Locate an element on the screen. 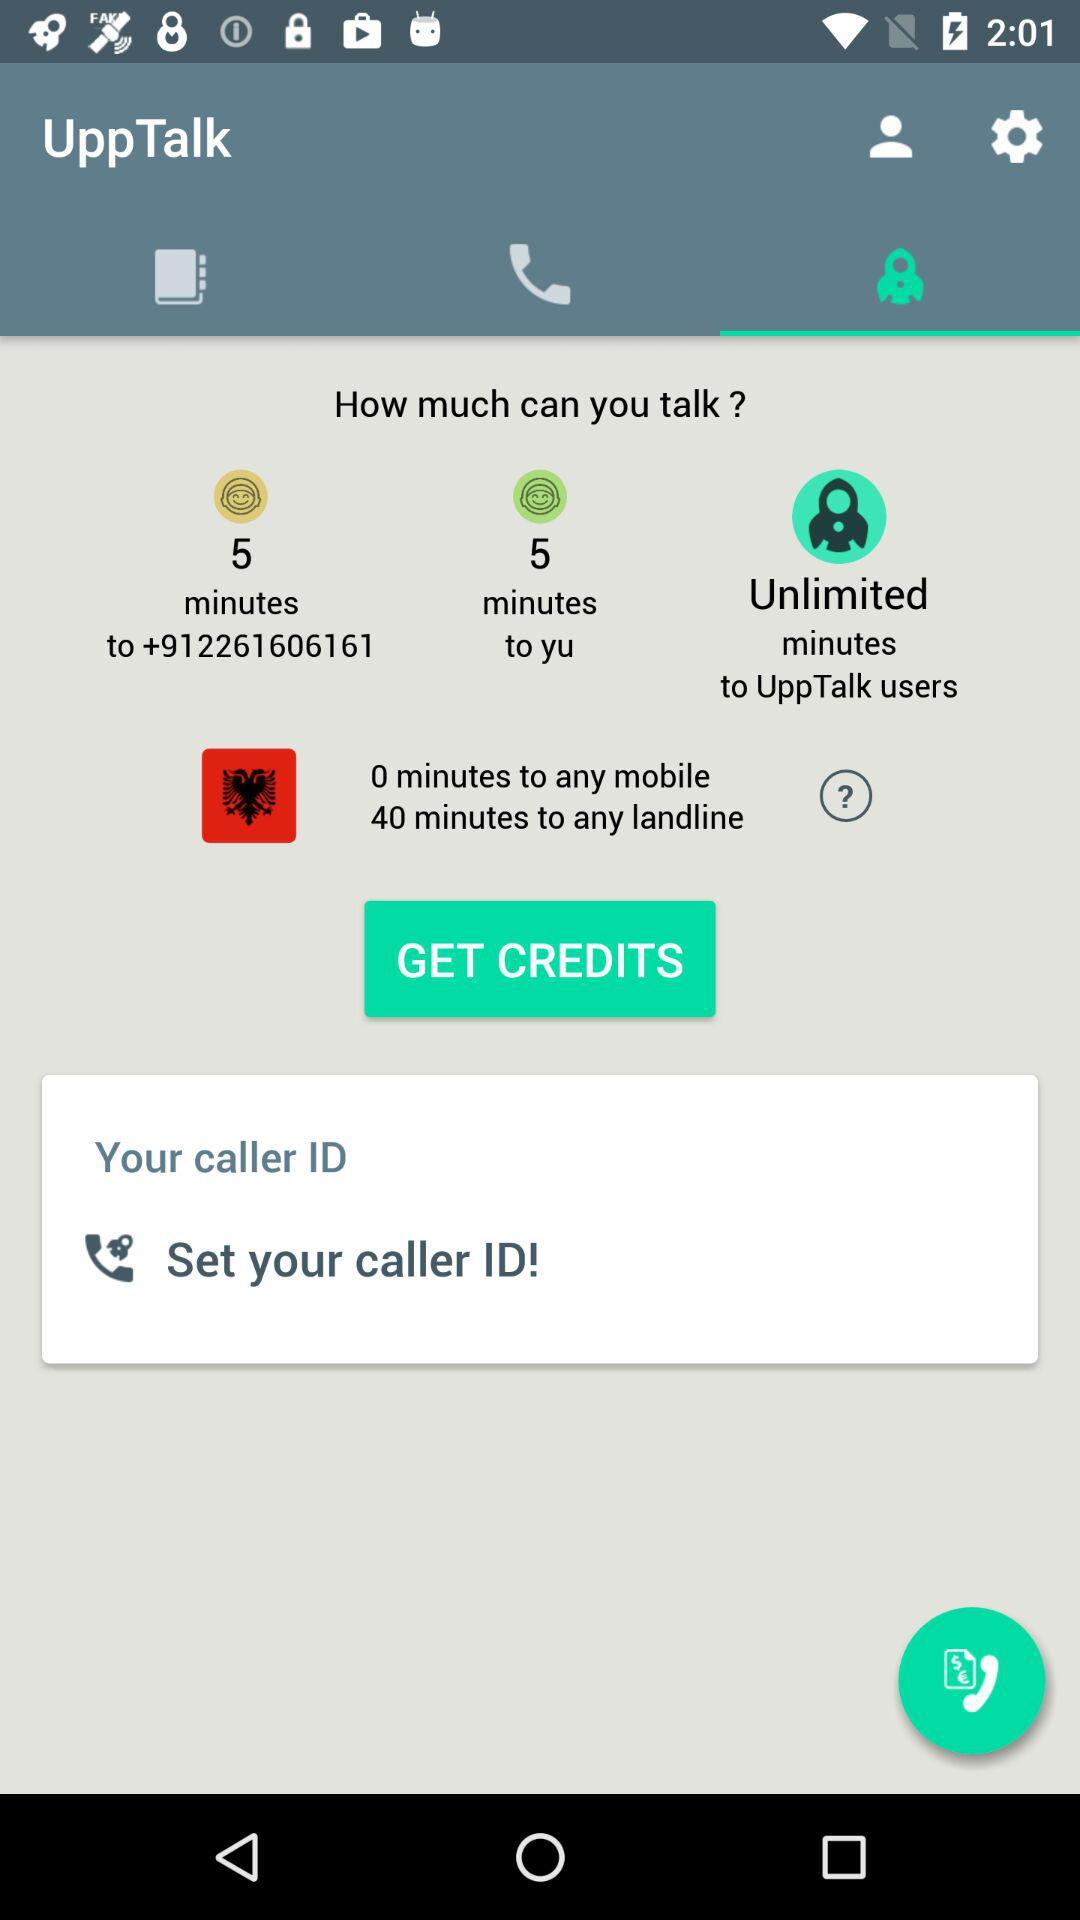 This screenshot has width=1080, height=1920. contact number is located at coordinates (971, 1680).